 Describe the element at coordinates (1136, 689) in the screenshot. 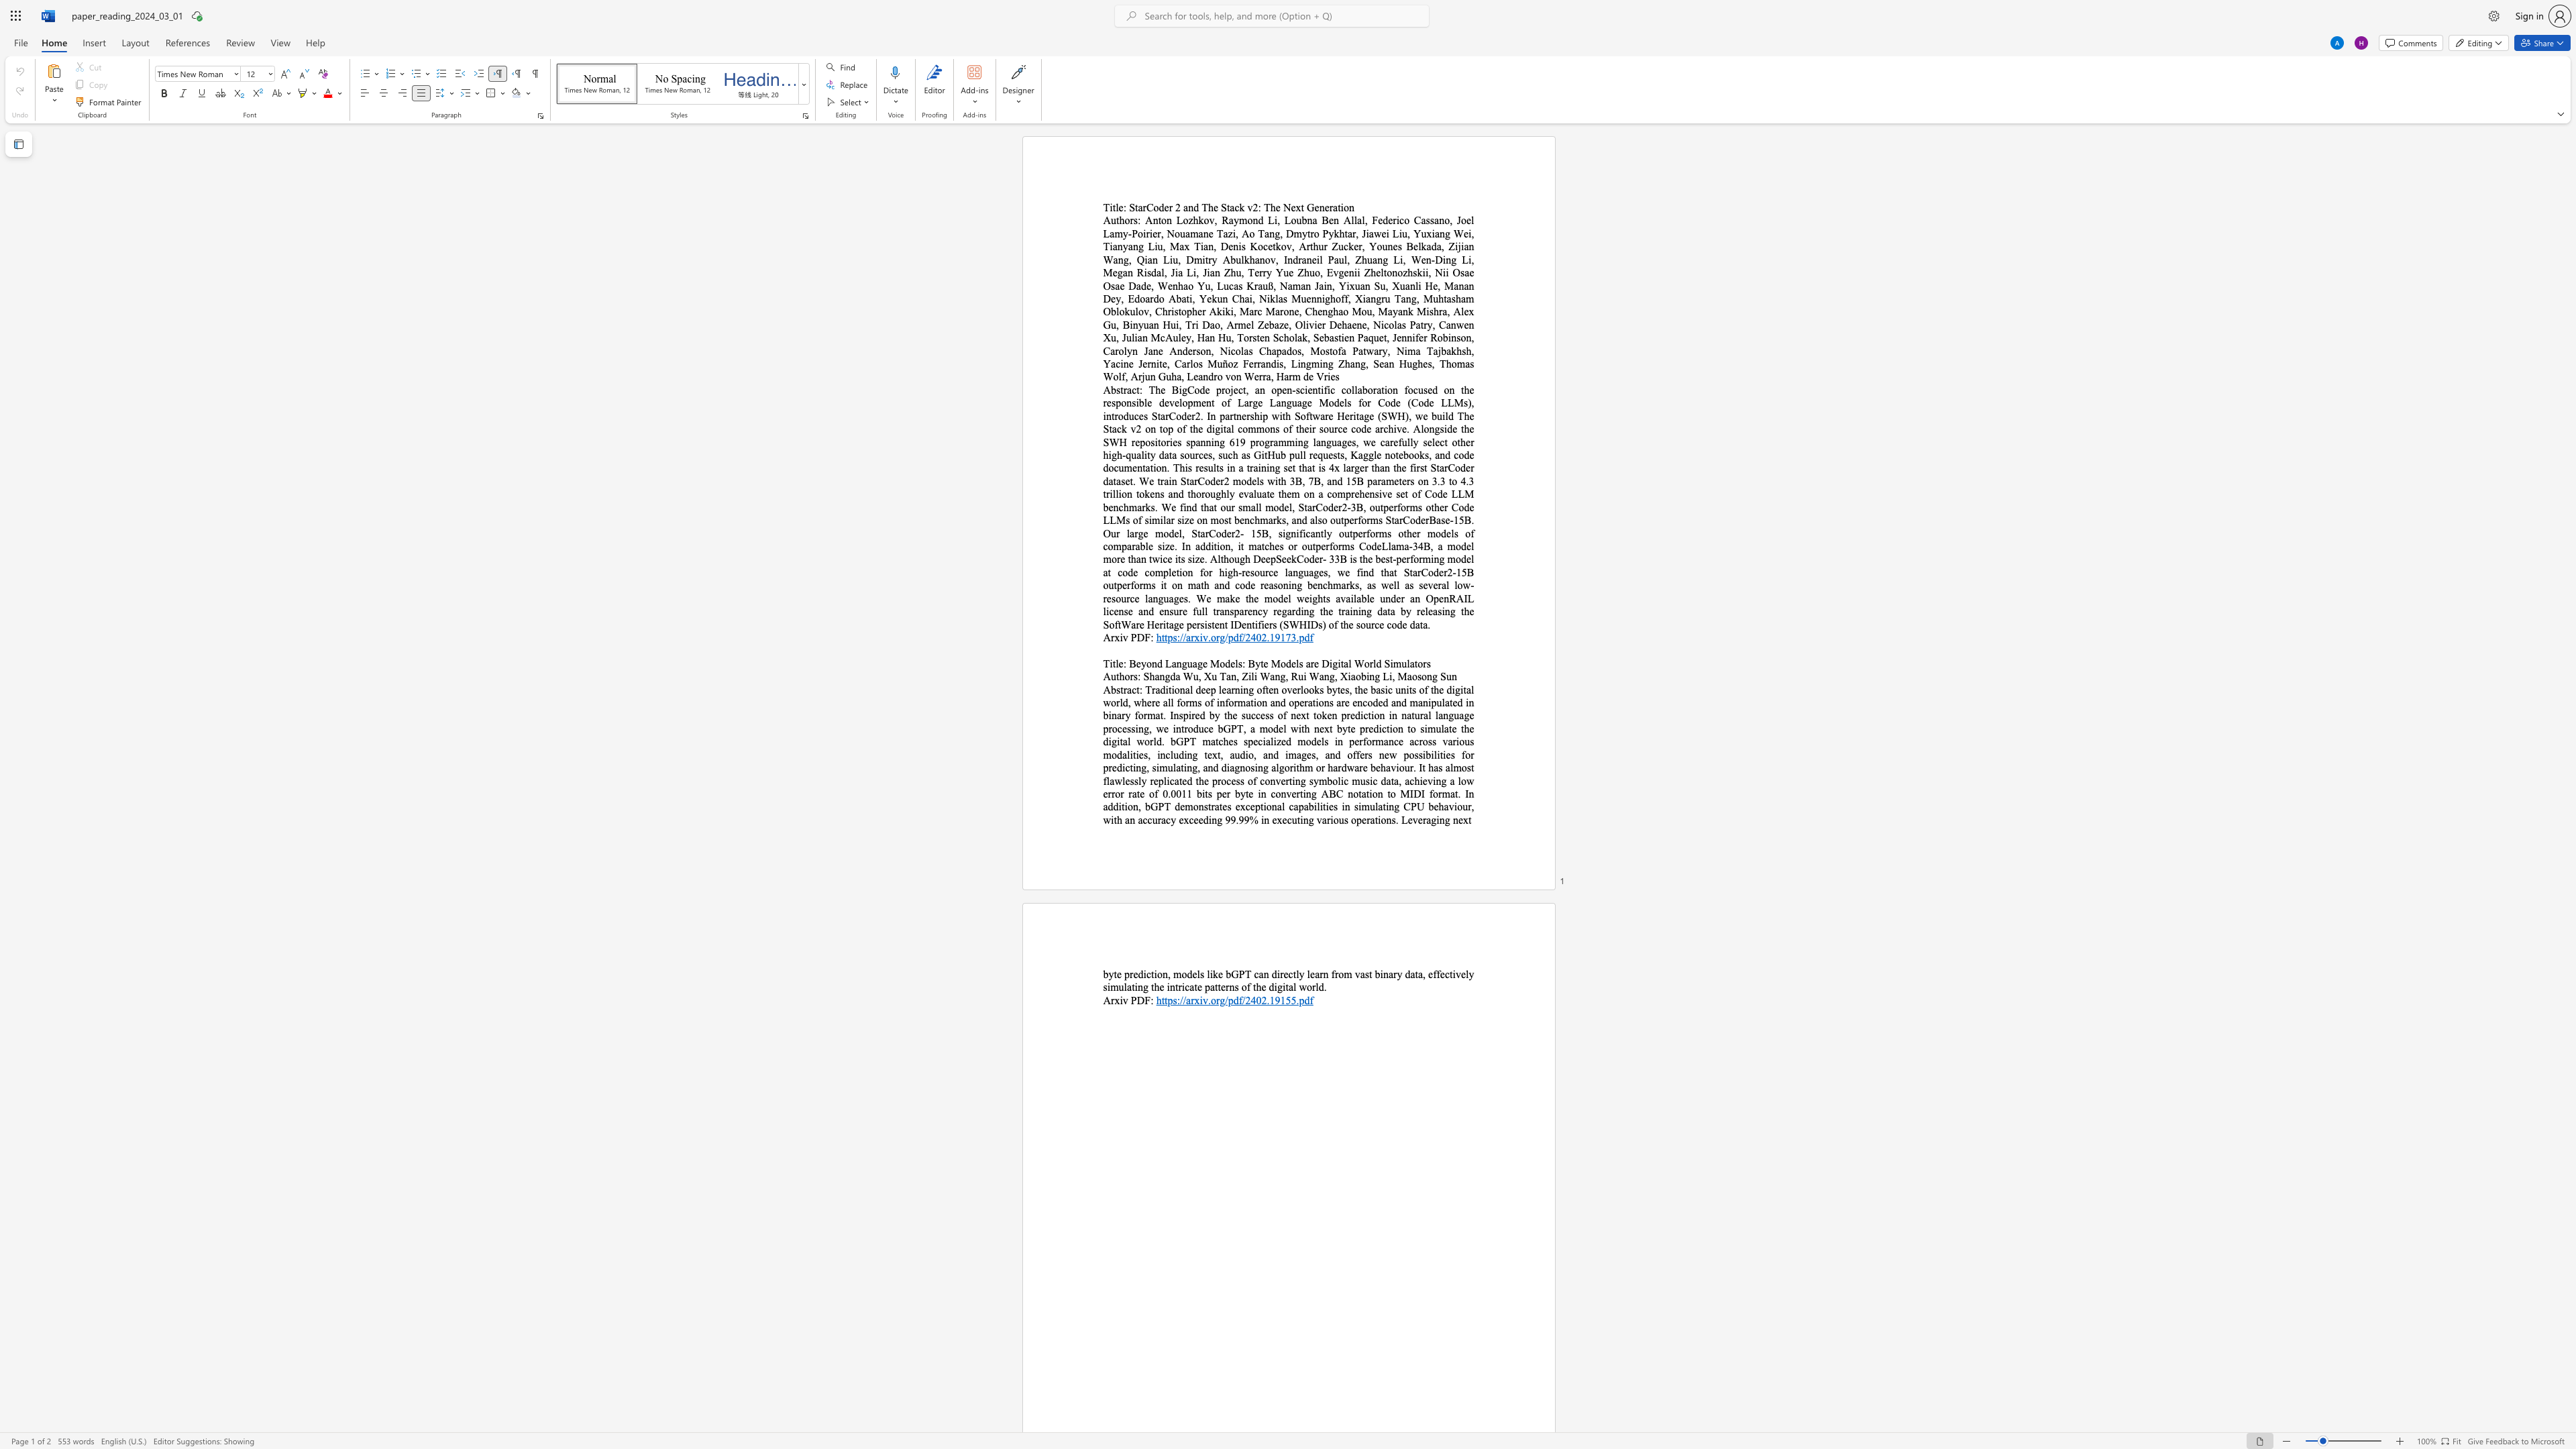

I see `the subset text "t:" within the text "Abstract:"` at that location.